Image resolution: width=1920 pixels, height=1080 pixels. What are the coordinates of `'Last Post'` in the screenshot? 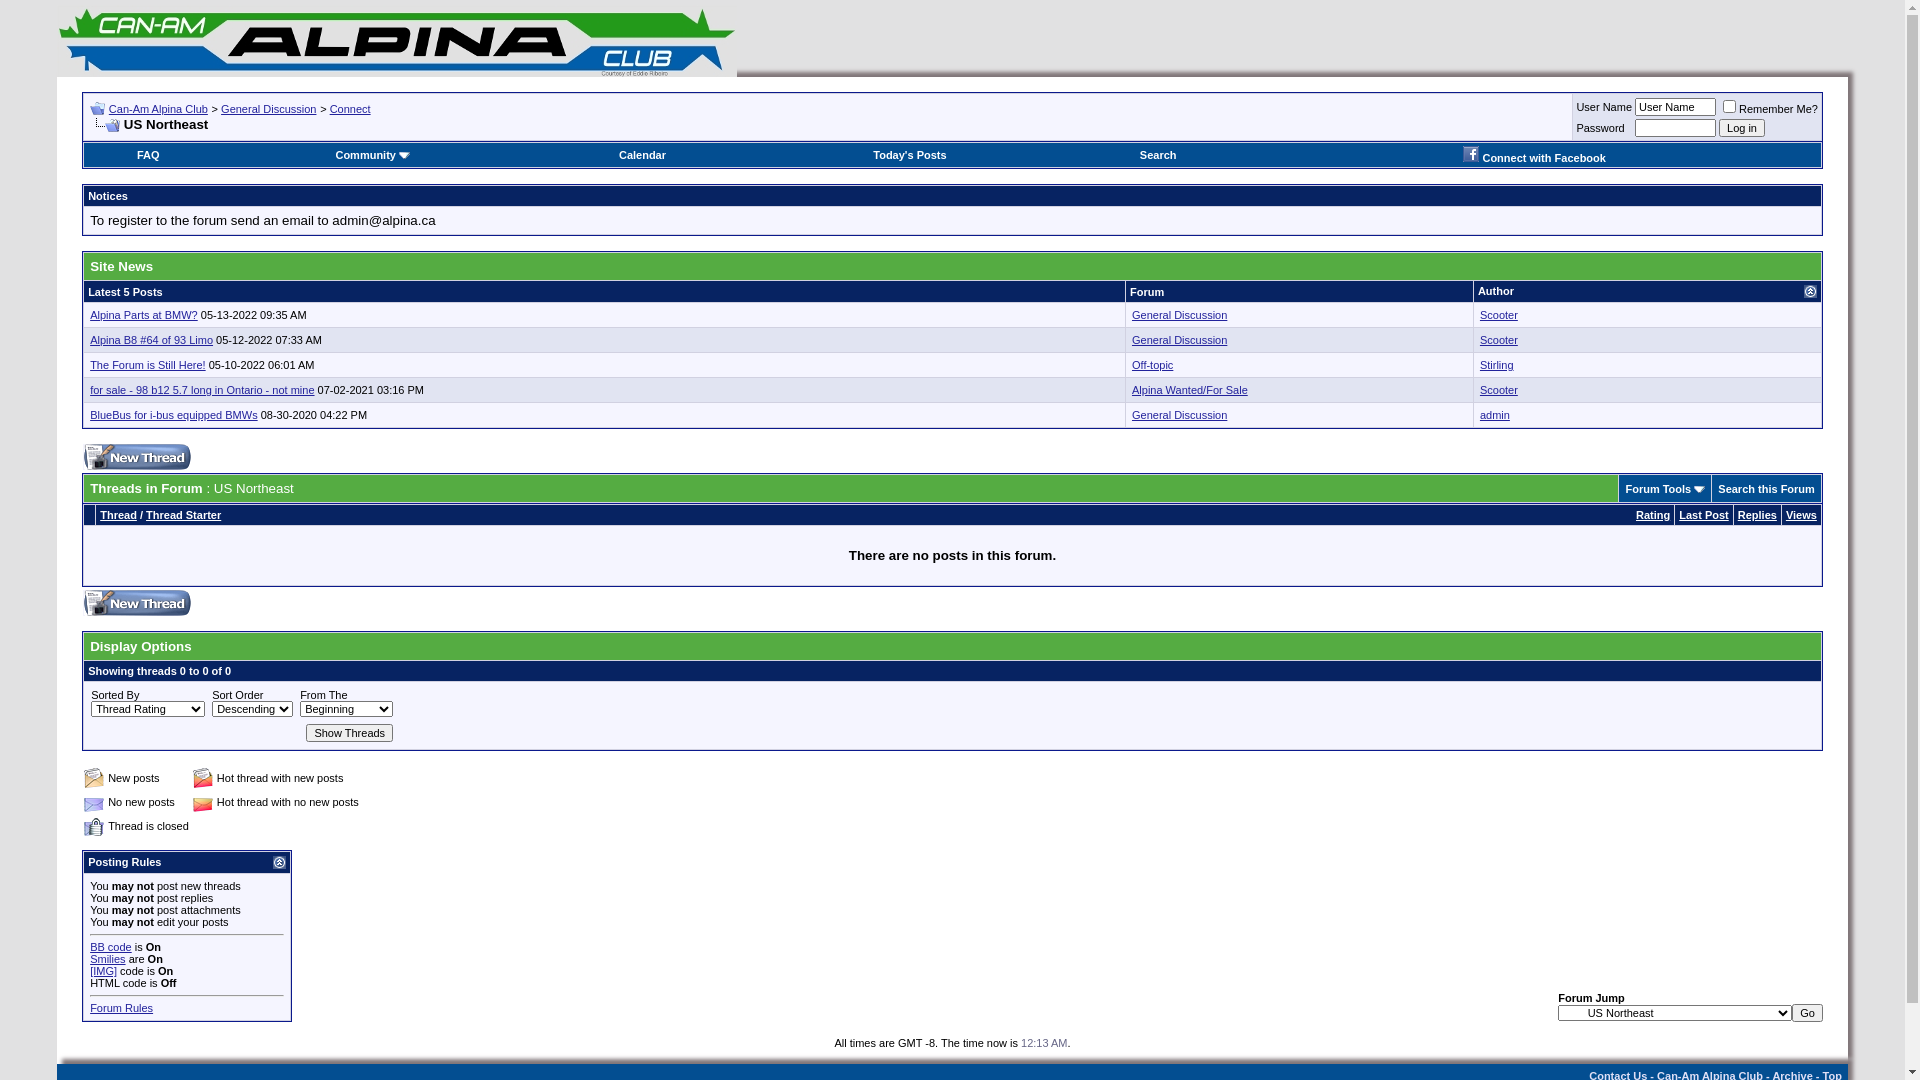 It's located at (1703, 514).